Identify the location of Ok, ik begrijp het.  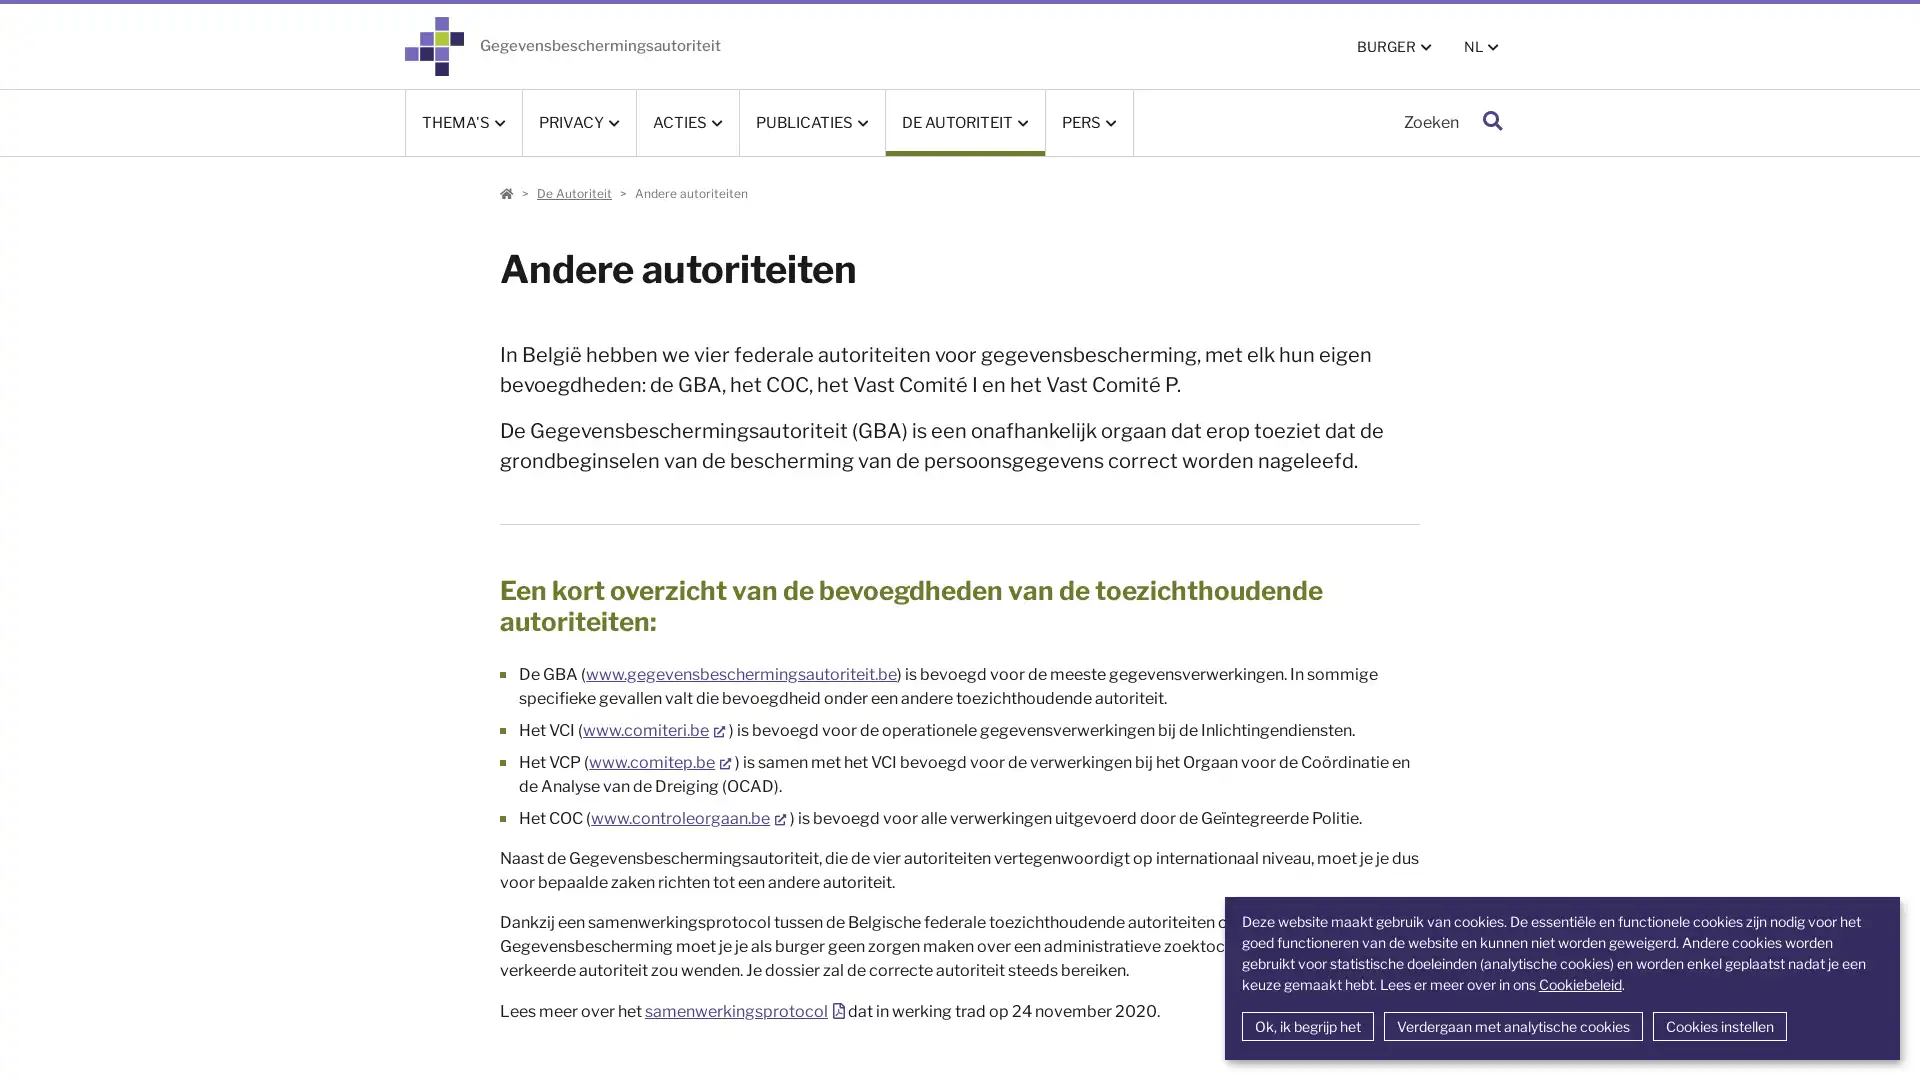
(1306, 1026).